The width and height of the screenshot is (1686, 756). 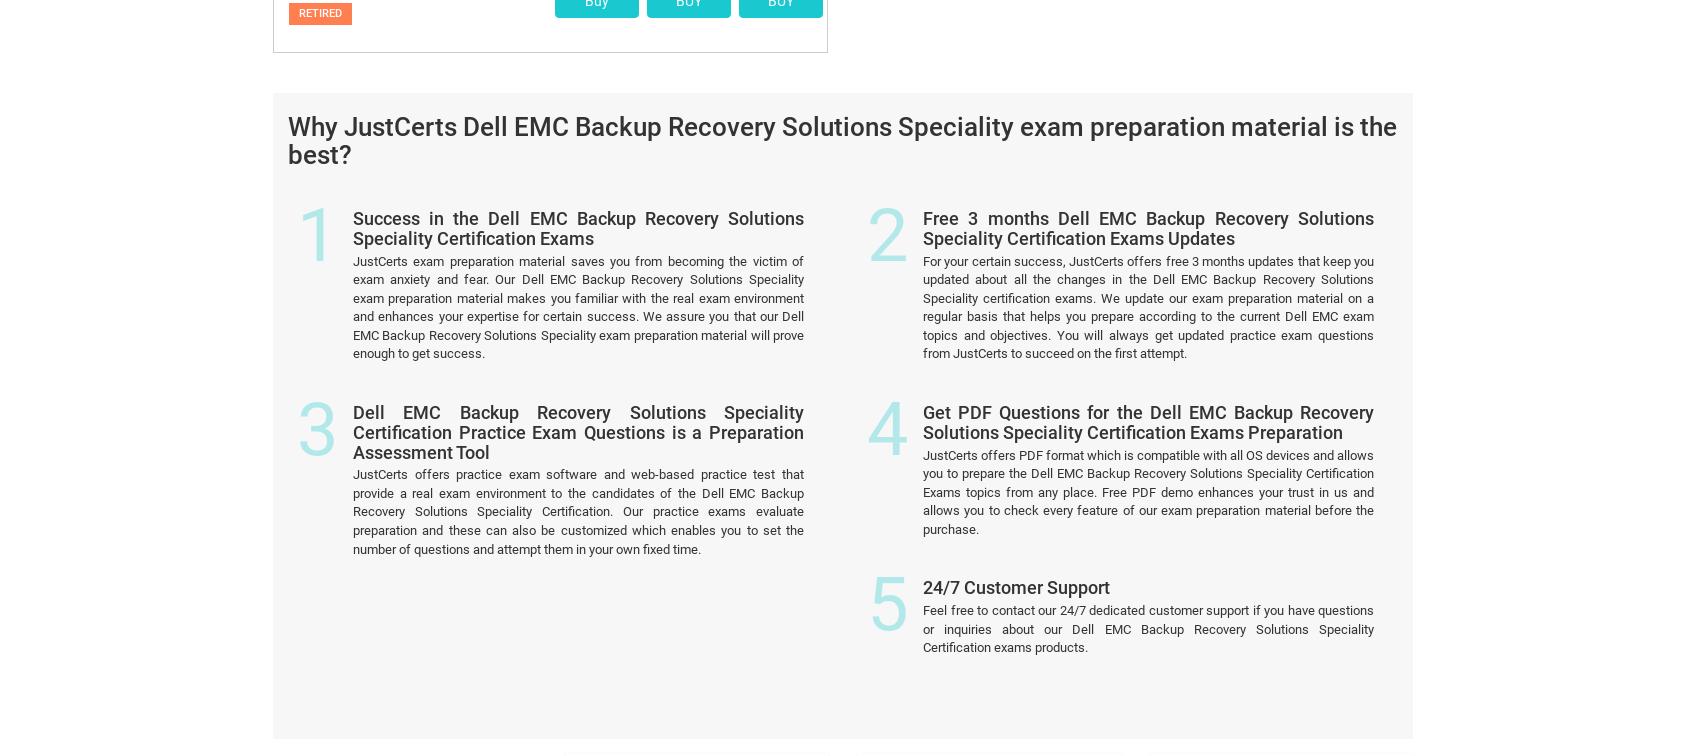 What do you see at coordinates (1278, 566) in the screenshot?
I see `'Netskope Certified Cloud Security Integrator'` at bounding box center [1278, 566].